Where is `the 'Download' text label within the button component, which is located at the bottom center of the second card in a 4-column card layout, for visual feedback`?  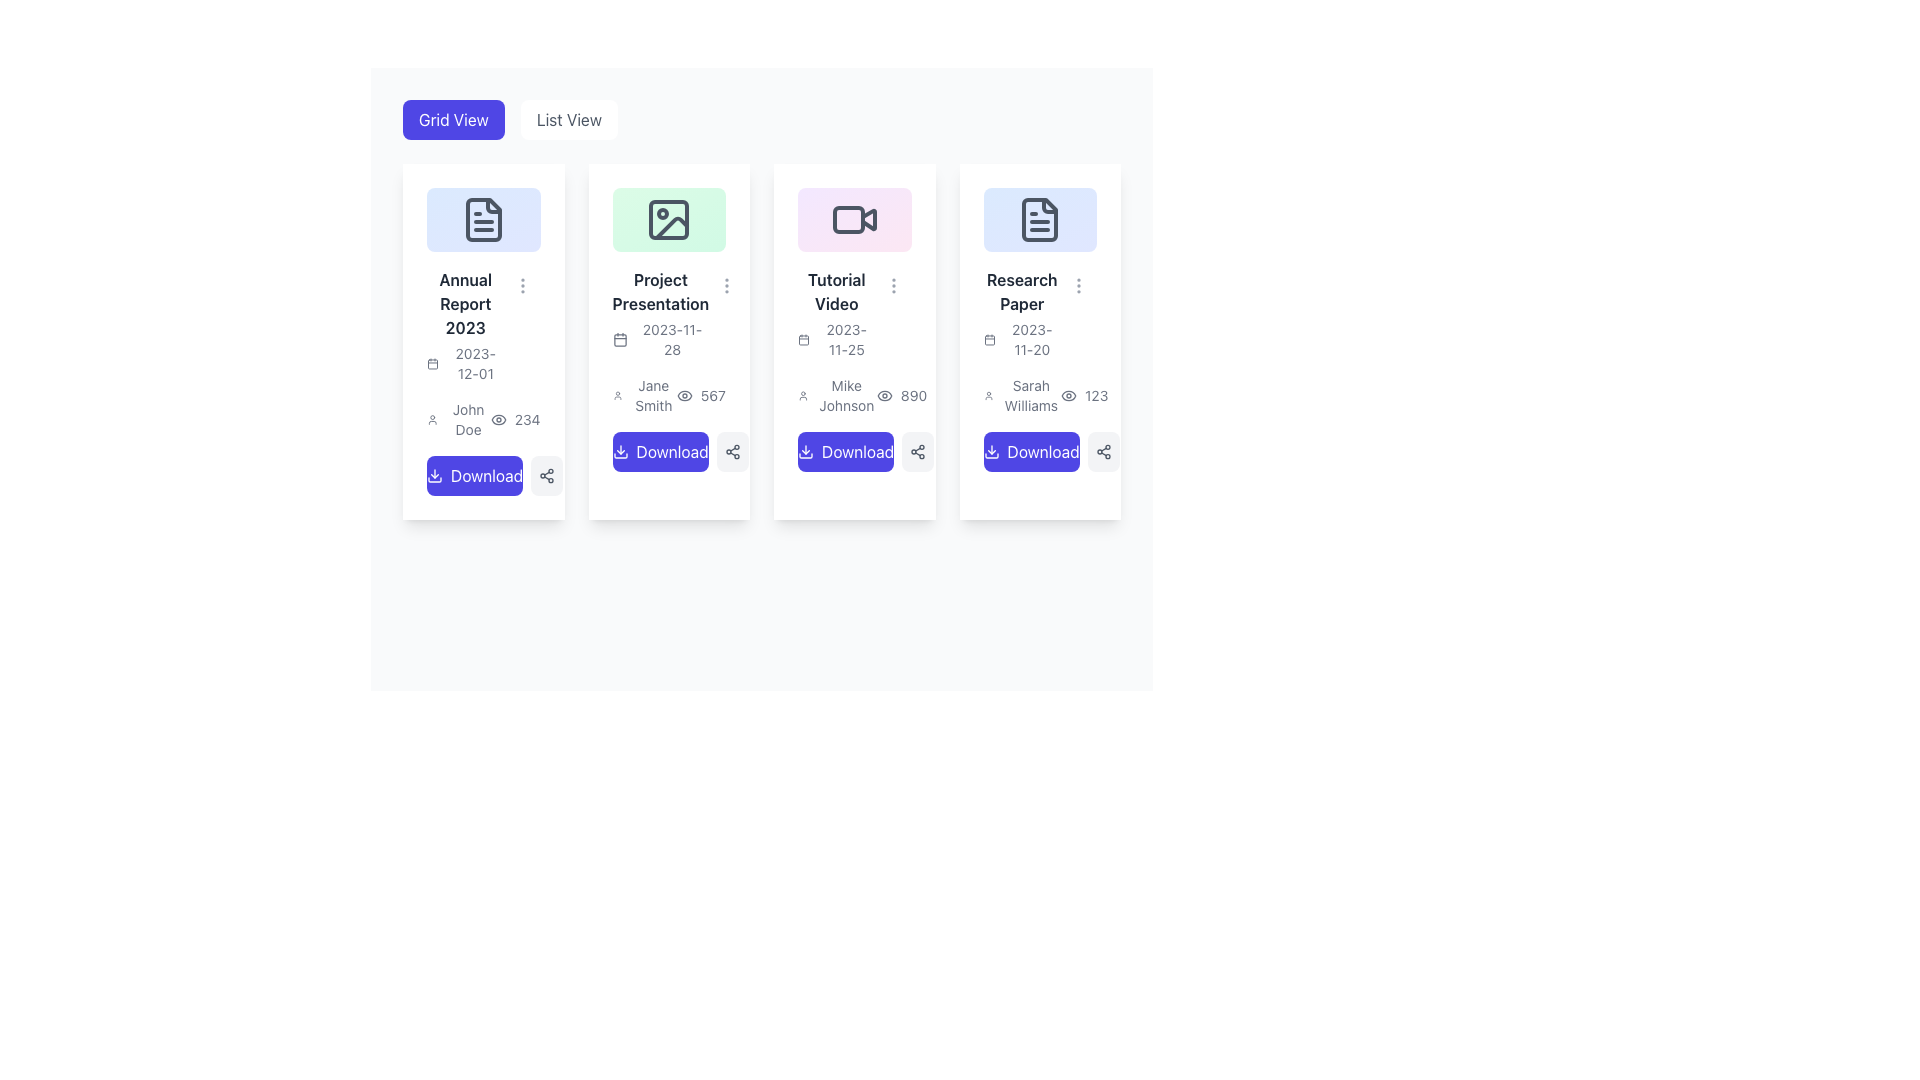
the 'Download' text label within the button component, which is located at the bottom center of the second card in a 4-column card layout, for visual feedback is located at coordinates (672, 451).